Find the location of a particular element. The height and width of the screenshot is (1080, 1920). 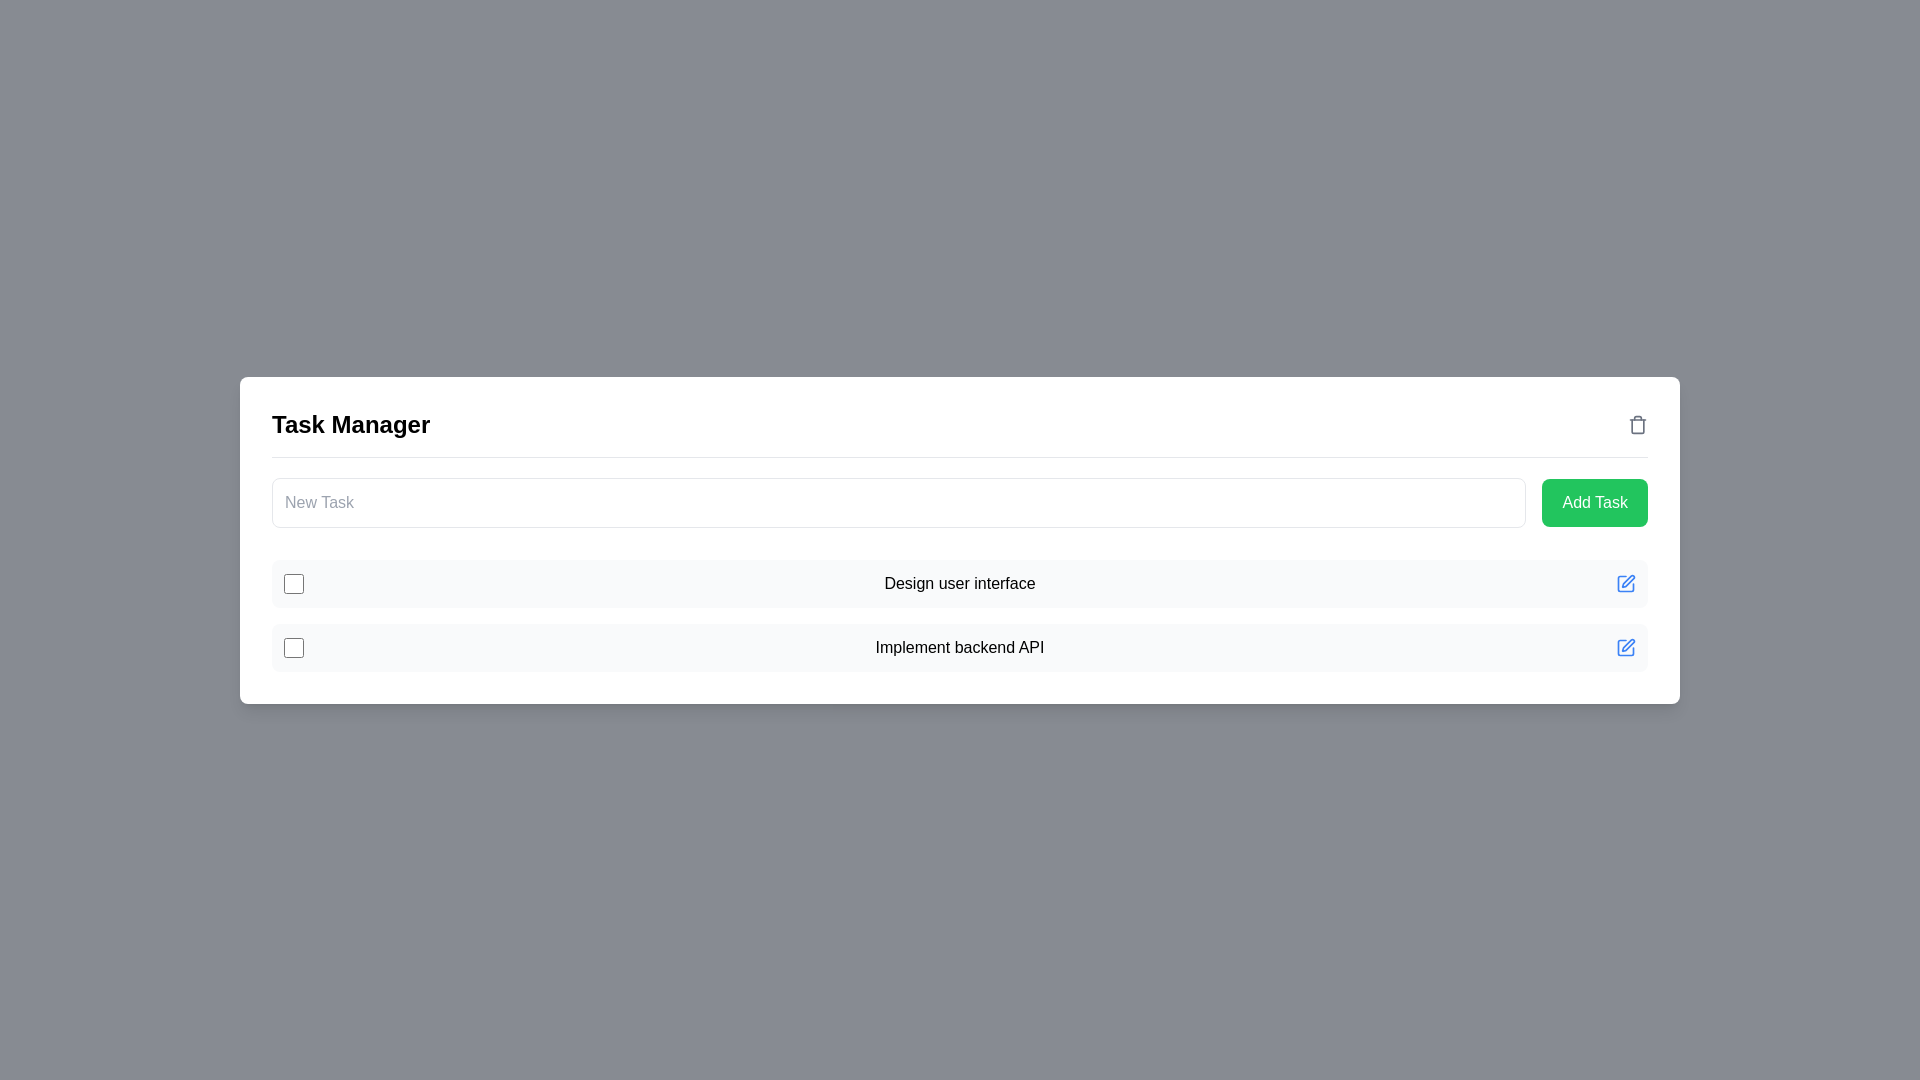

the task text 'Implement backend API' within the task item that has a light gray background and contains a checkbox on the left and an edit icon on the right is located at coordinates (960, 647).